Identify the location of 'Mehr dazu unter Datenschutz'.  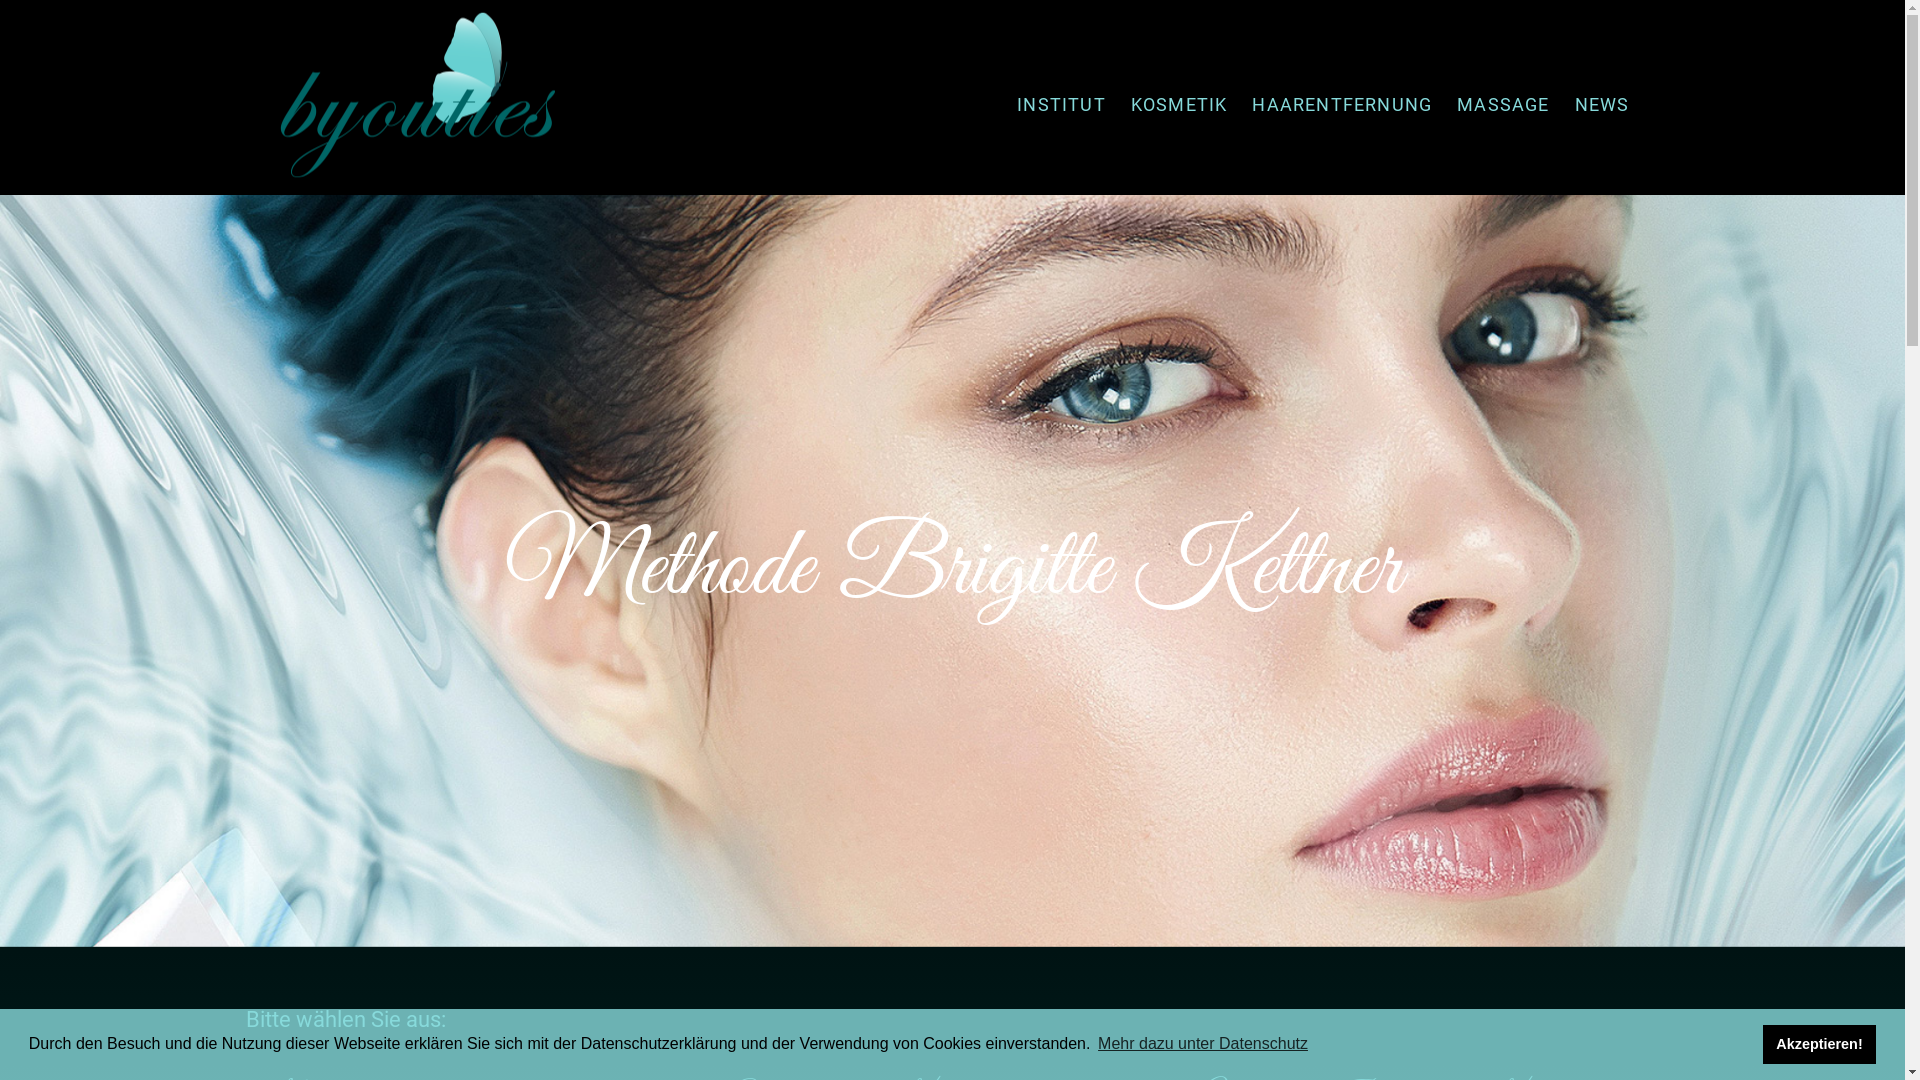
(1202, 1043).